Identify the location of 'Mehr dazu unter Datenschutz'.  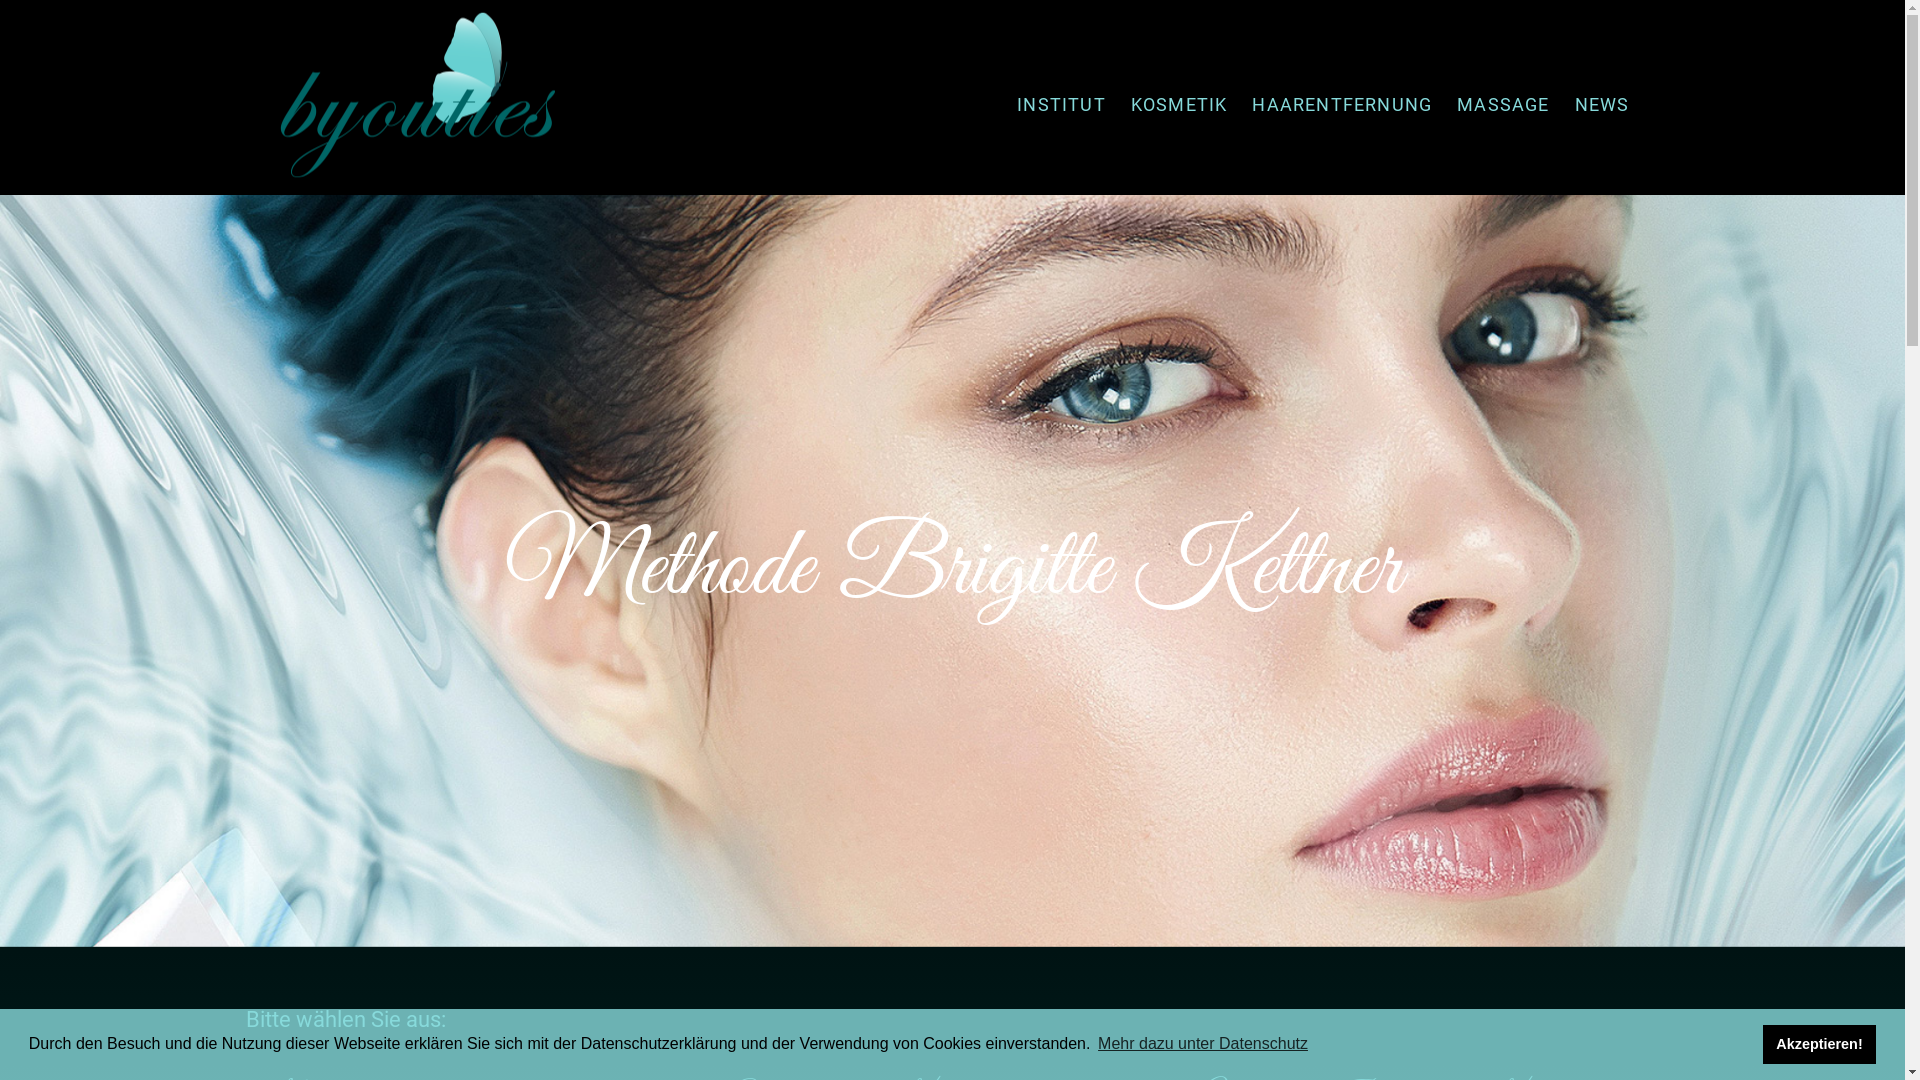
(1202, 1043).